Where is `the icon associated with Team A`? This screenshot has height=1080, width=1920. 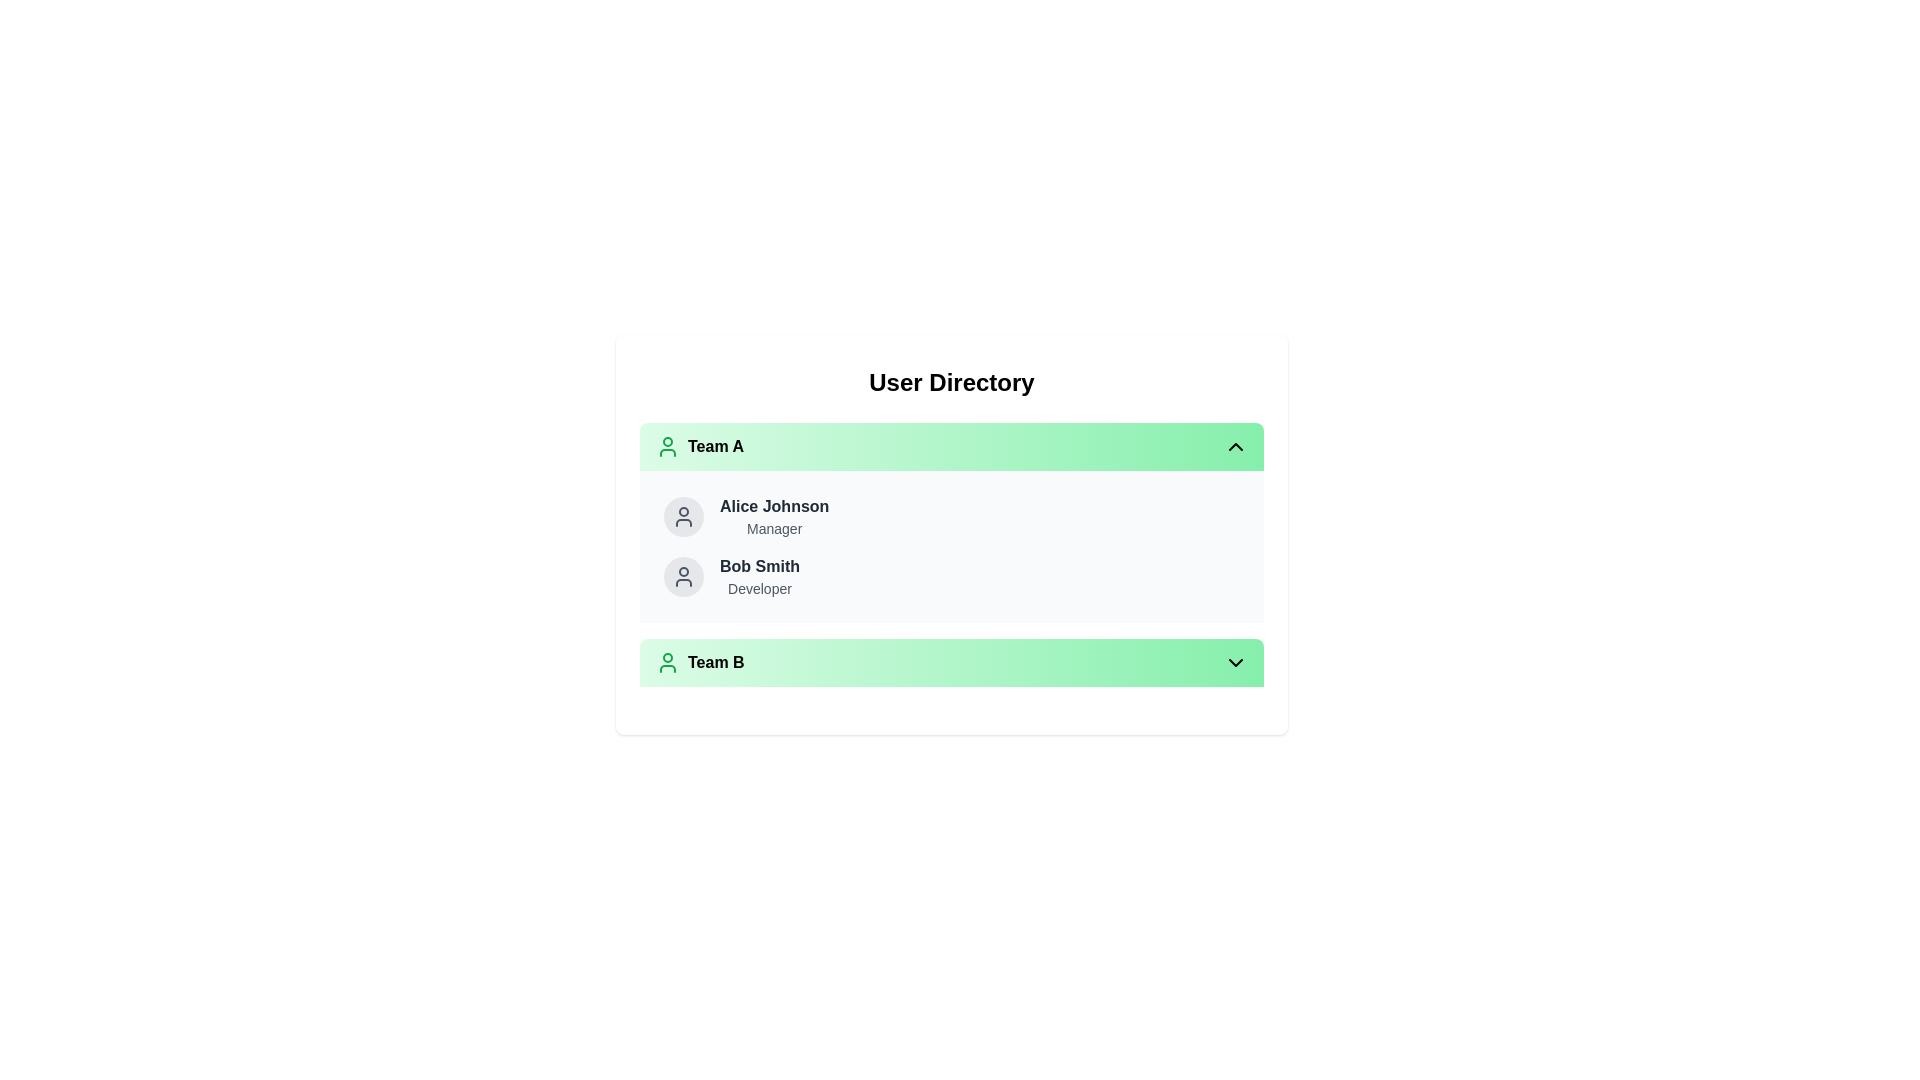
the icon associated with Team A is located at coordinates (667, 446).